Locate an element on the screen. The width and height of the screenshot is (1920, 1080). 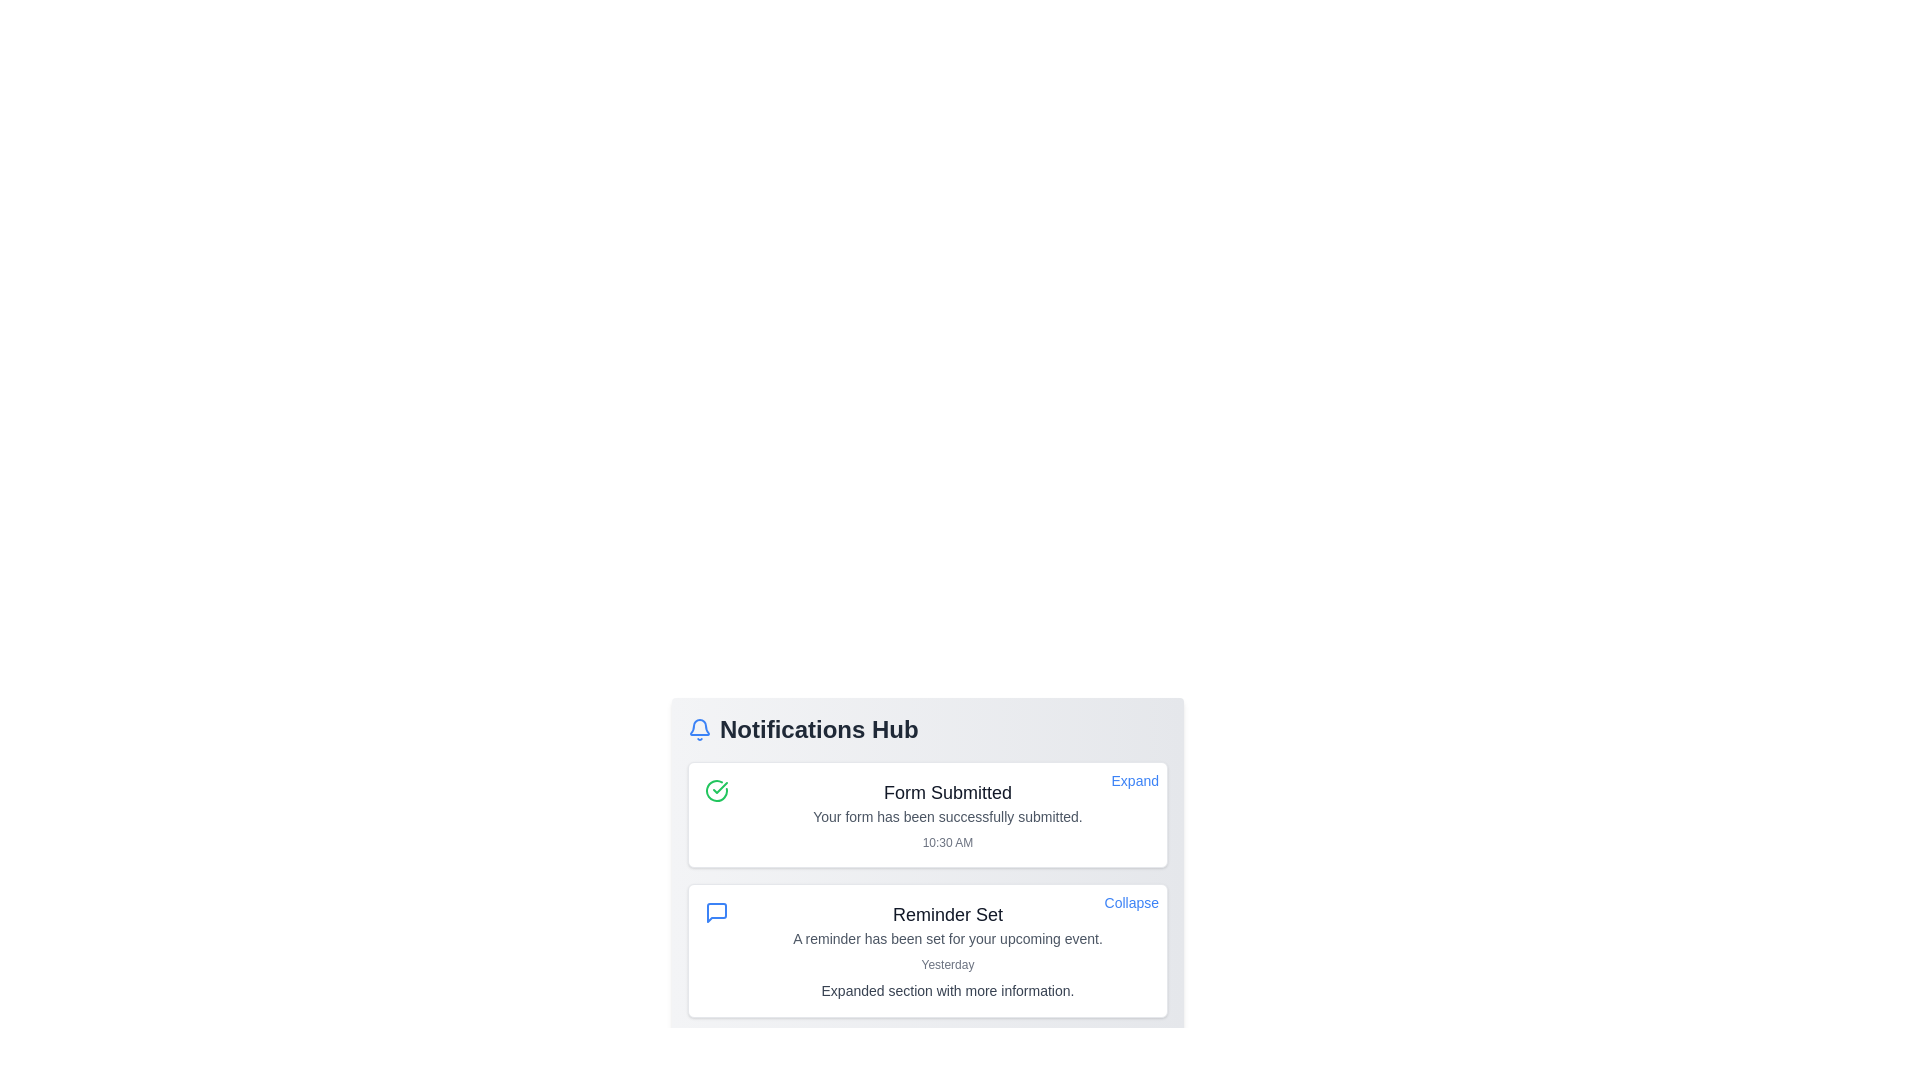
the textual header 'Reminder Set' which is prominently displayed at the top of the notification box, styled with a larger font size and dark gray color is located at coordinates (947, 914).